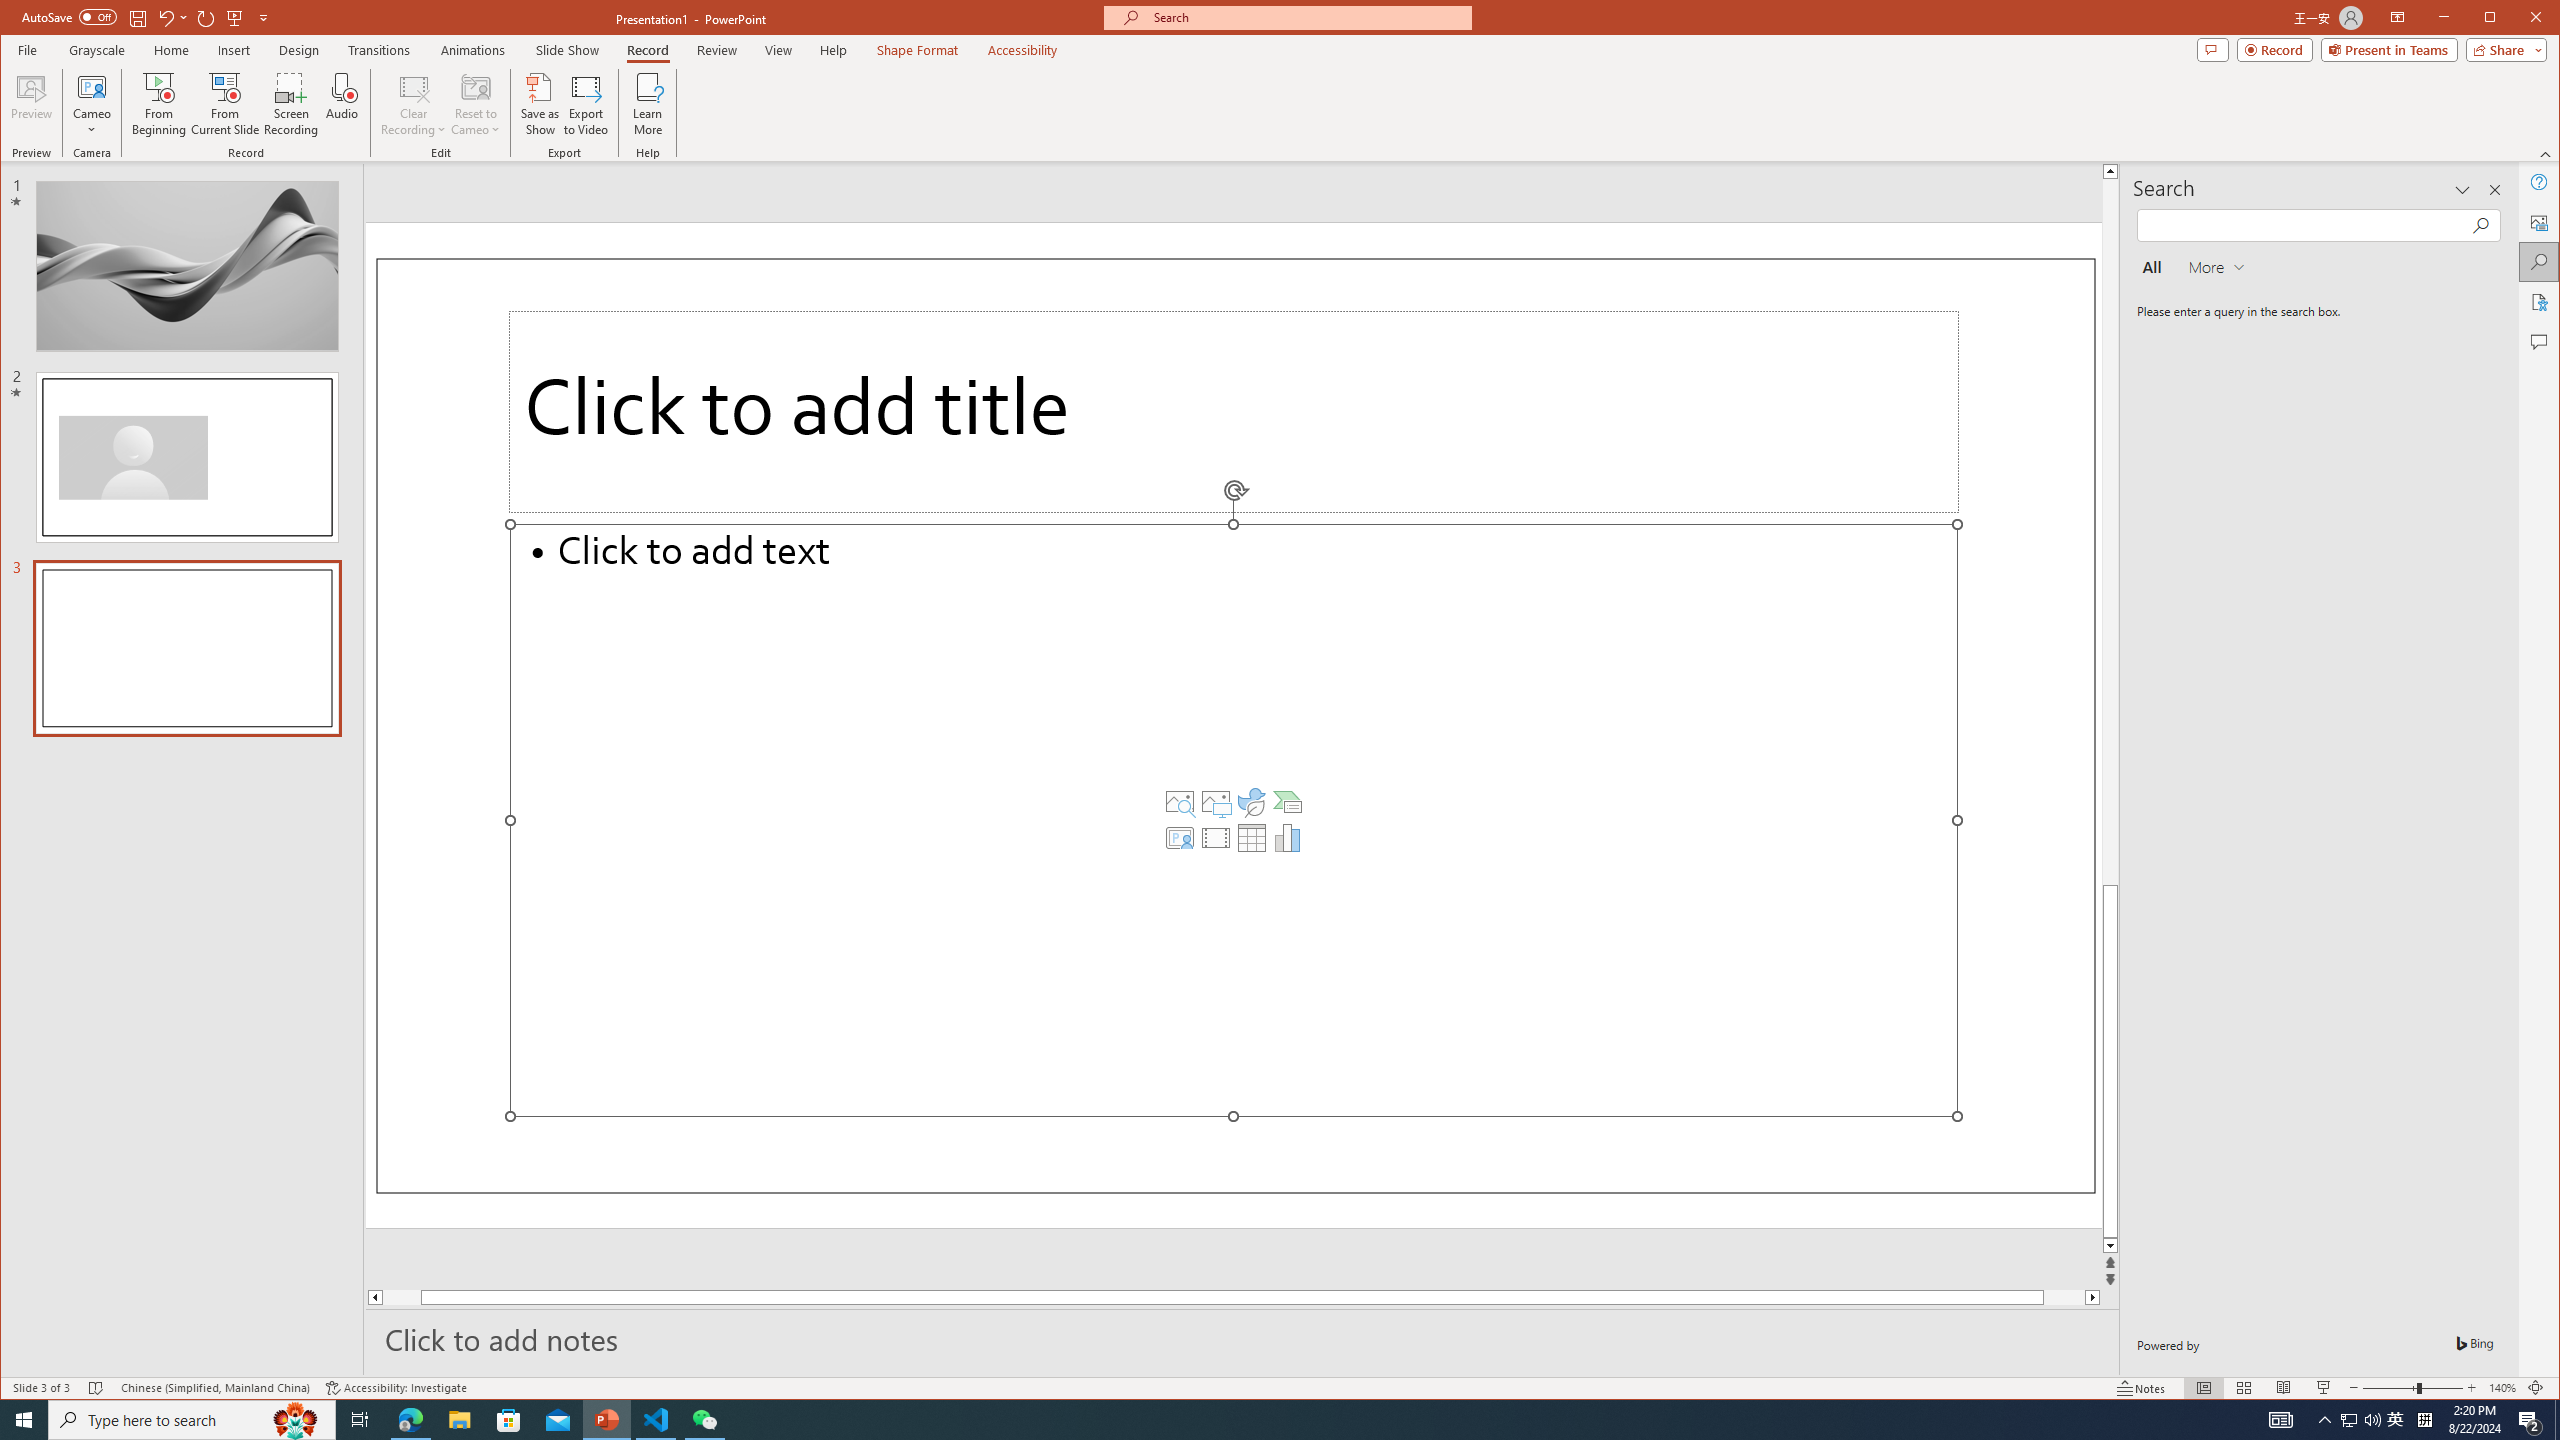 The image size is (2560, 1440). I want to click on 'Close pane', so click(2494, 189).